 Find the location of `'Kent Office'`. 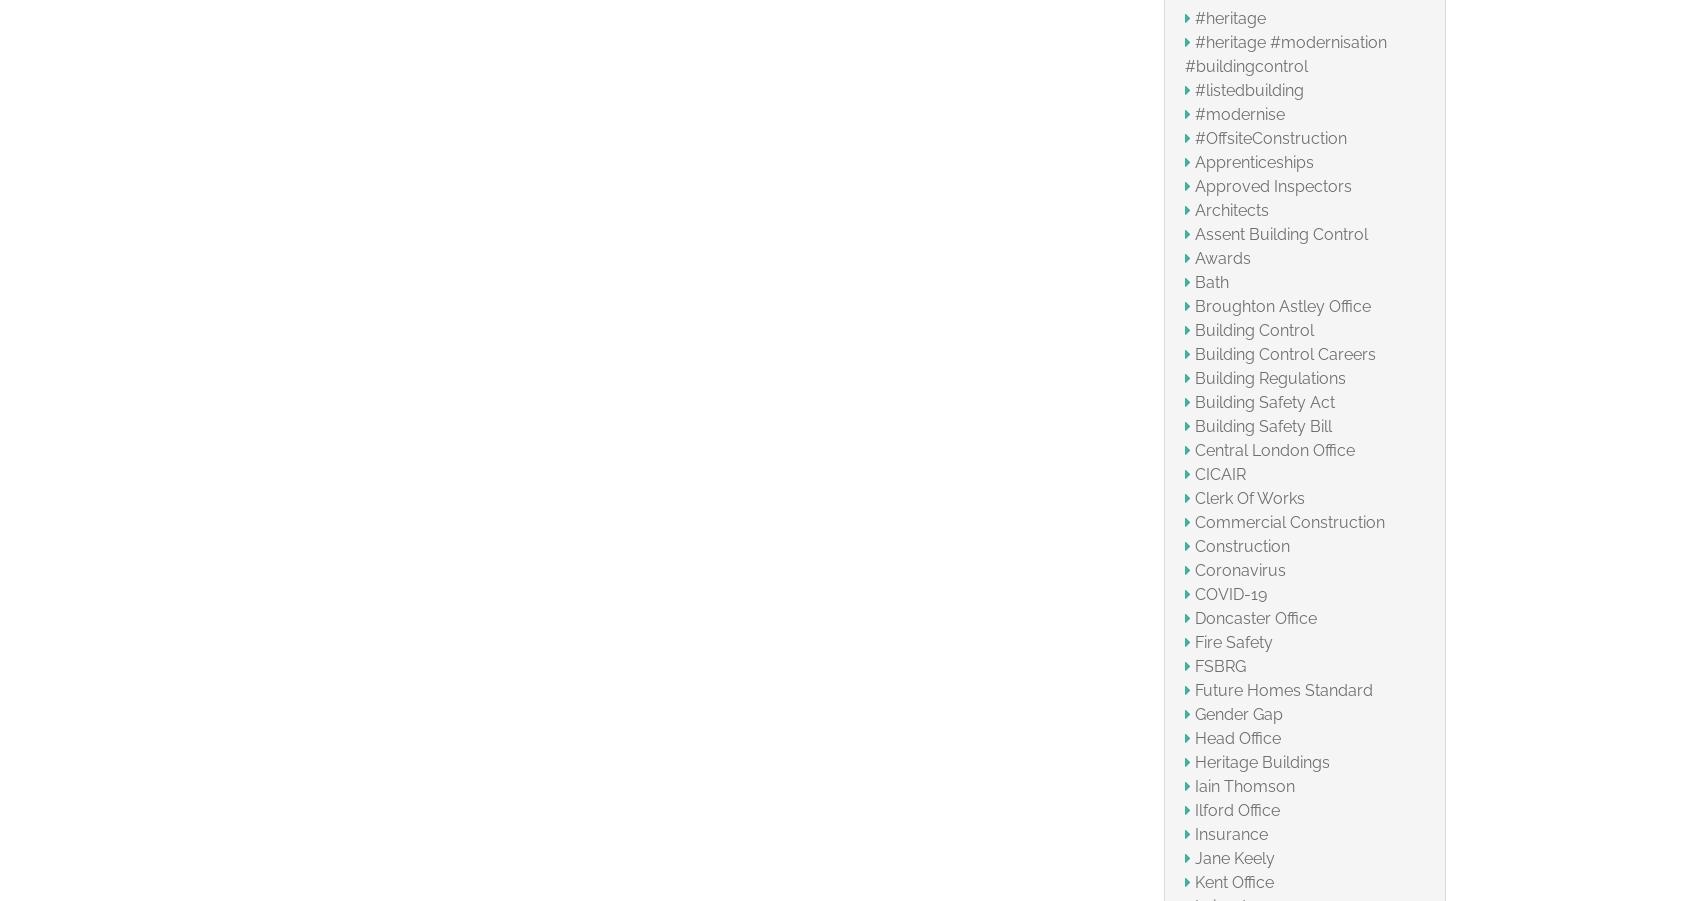

'Kent Office' is located at coordinates (1233, 881).